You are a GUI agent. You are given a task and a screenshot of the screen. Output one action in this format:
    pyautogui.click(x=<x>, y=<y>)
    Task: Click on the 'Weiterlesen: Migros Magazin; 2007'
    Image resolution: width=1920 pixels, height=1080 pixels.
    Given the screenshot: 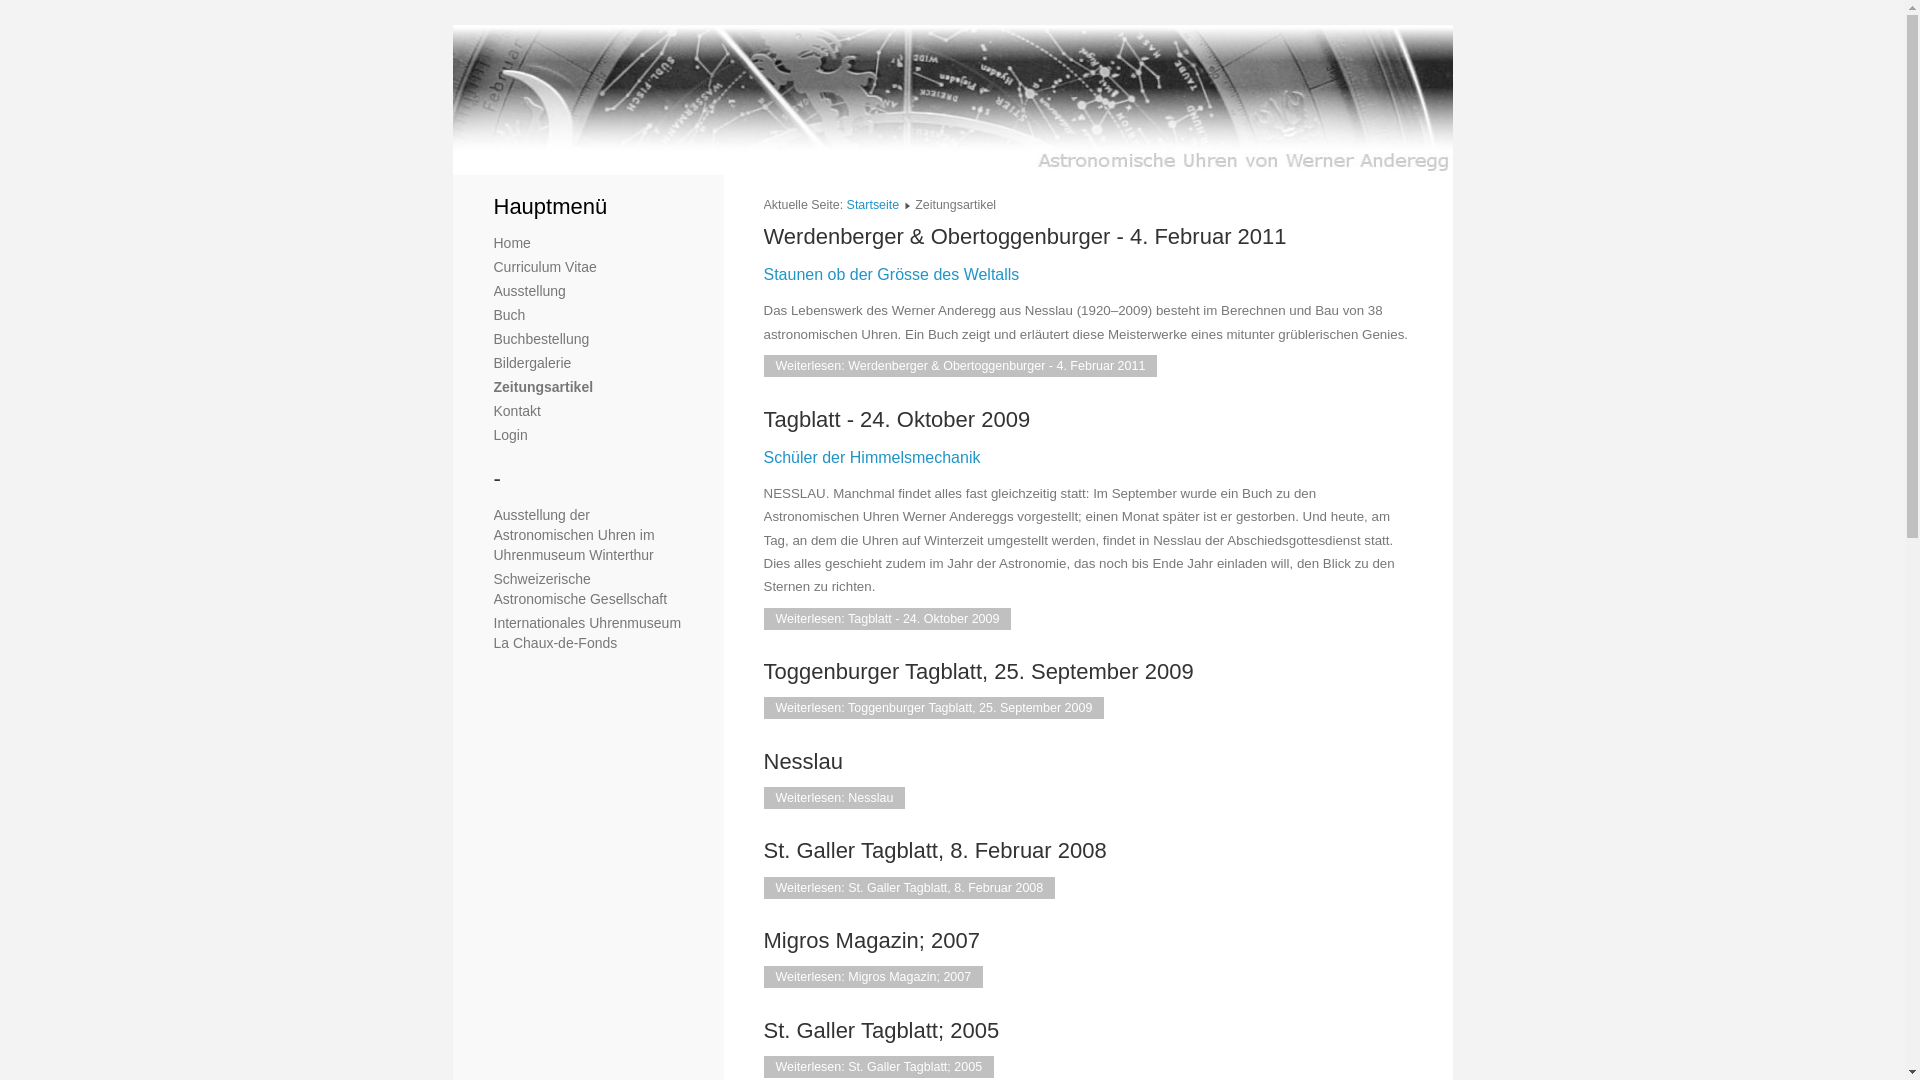 What is the action you would take?
    pyautogui.click(x=873, y=975)
    